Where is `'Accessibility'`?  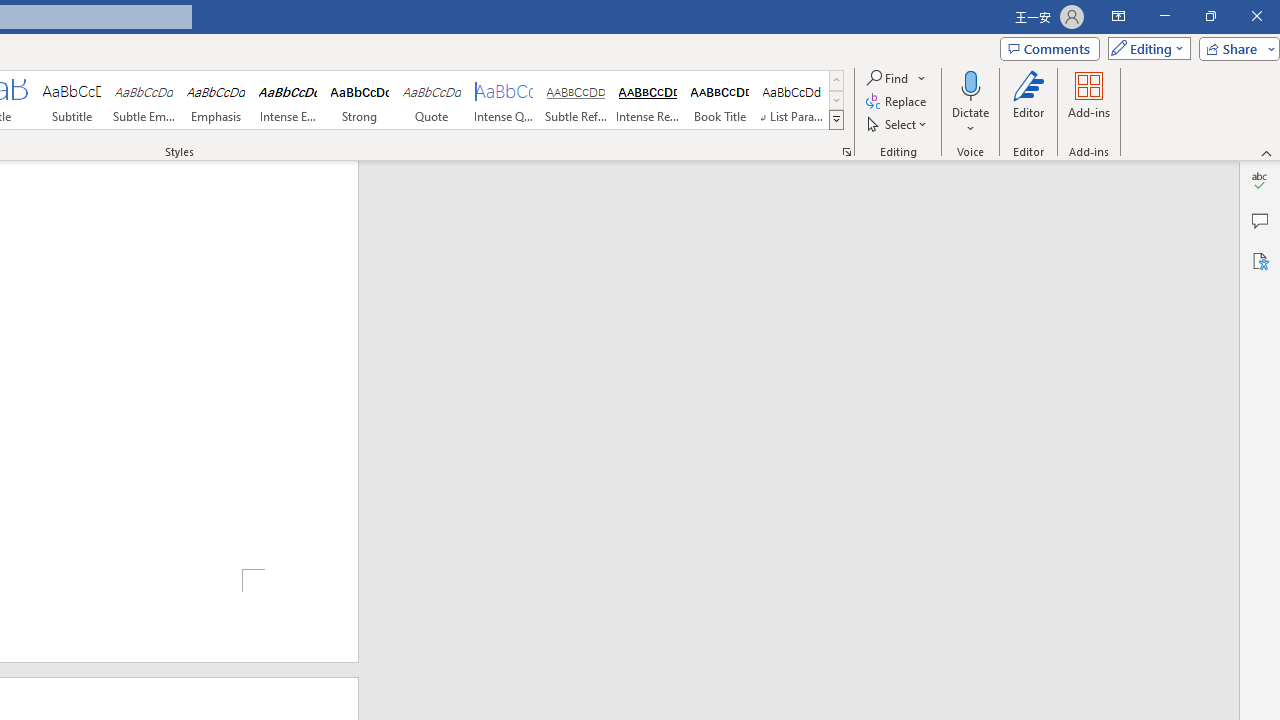 'Accessibility' is located at coordinates (1259, 260).